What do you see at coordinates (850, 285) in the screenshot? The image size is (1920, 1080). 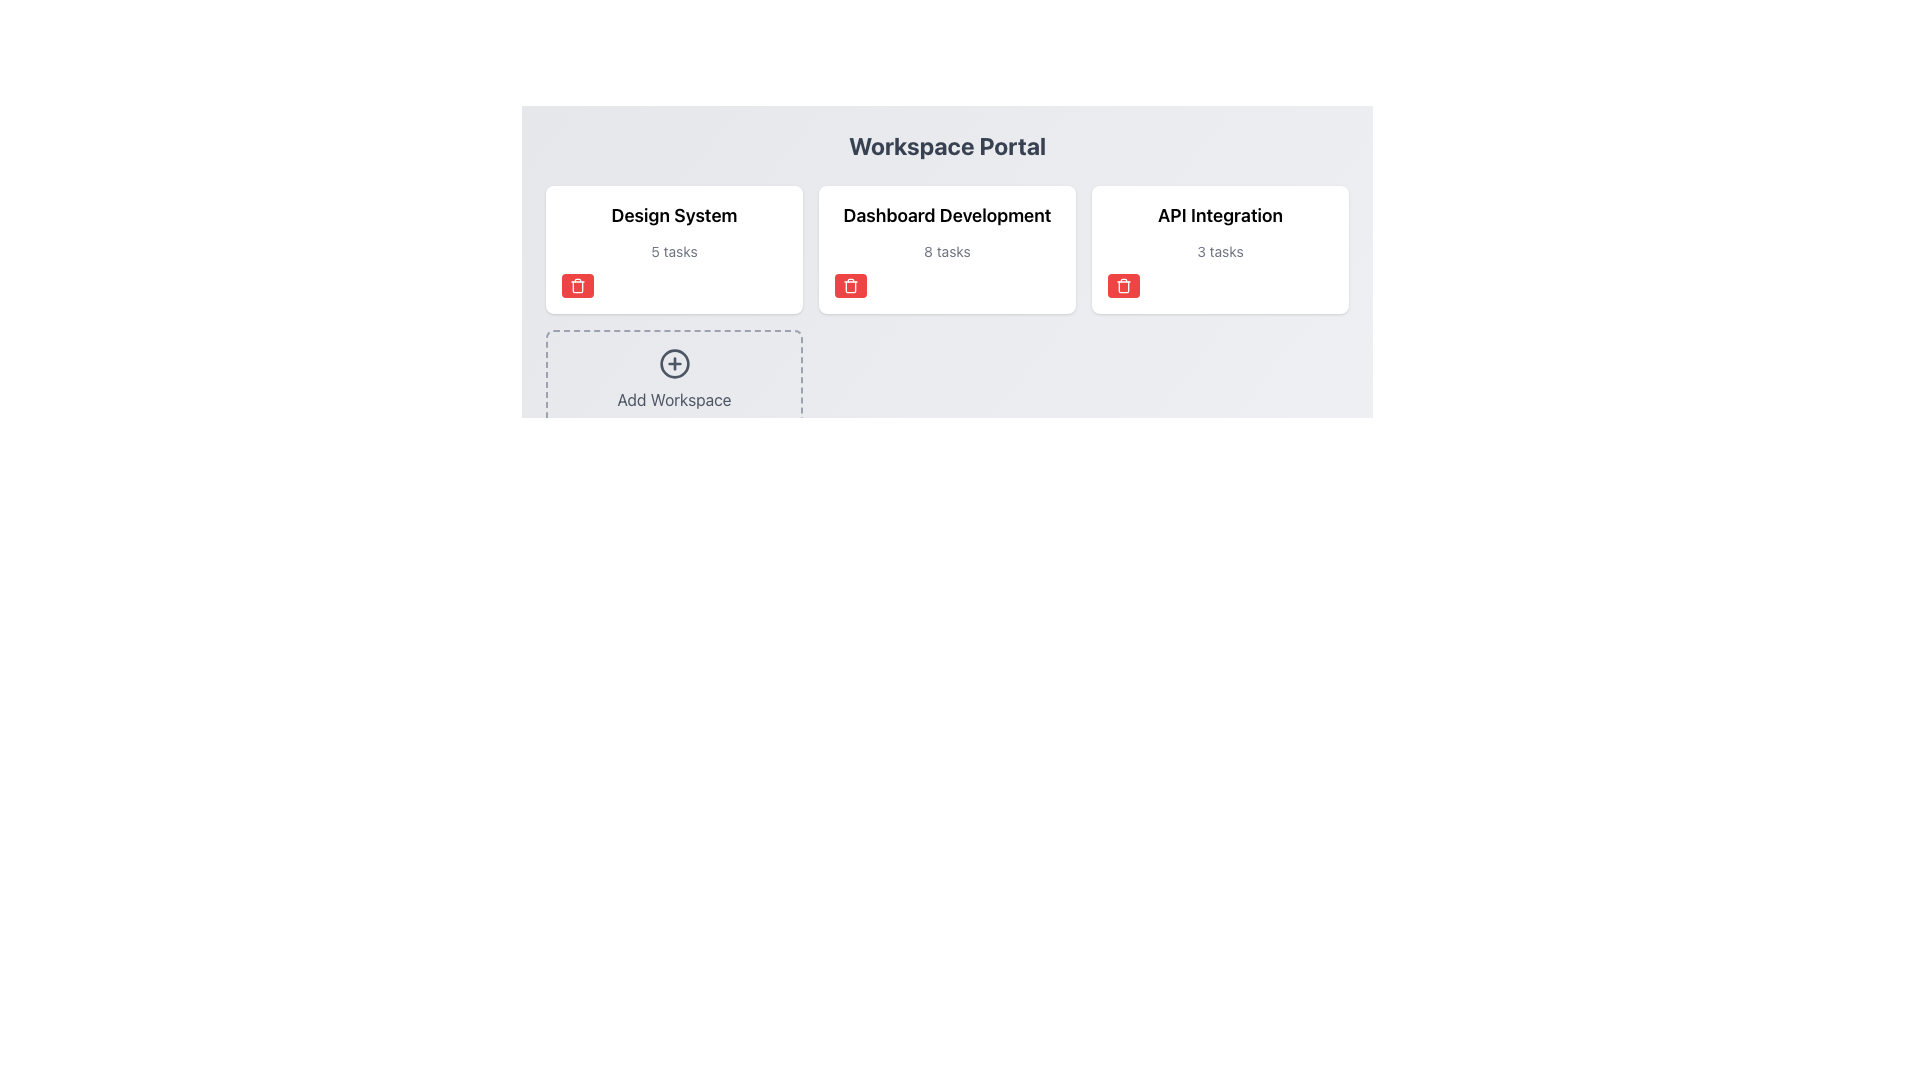 I see `the trash bin icon` at bounding box center [850, 285].